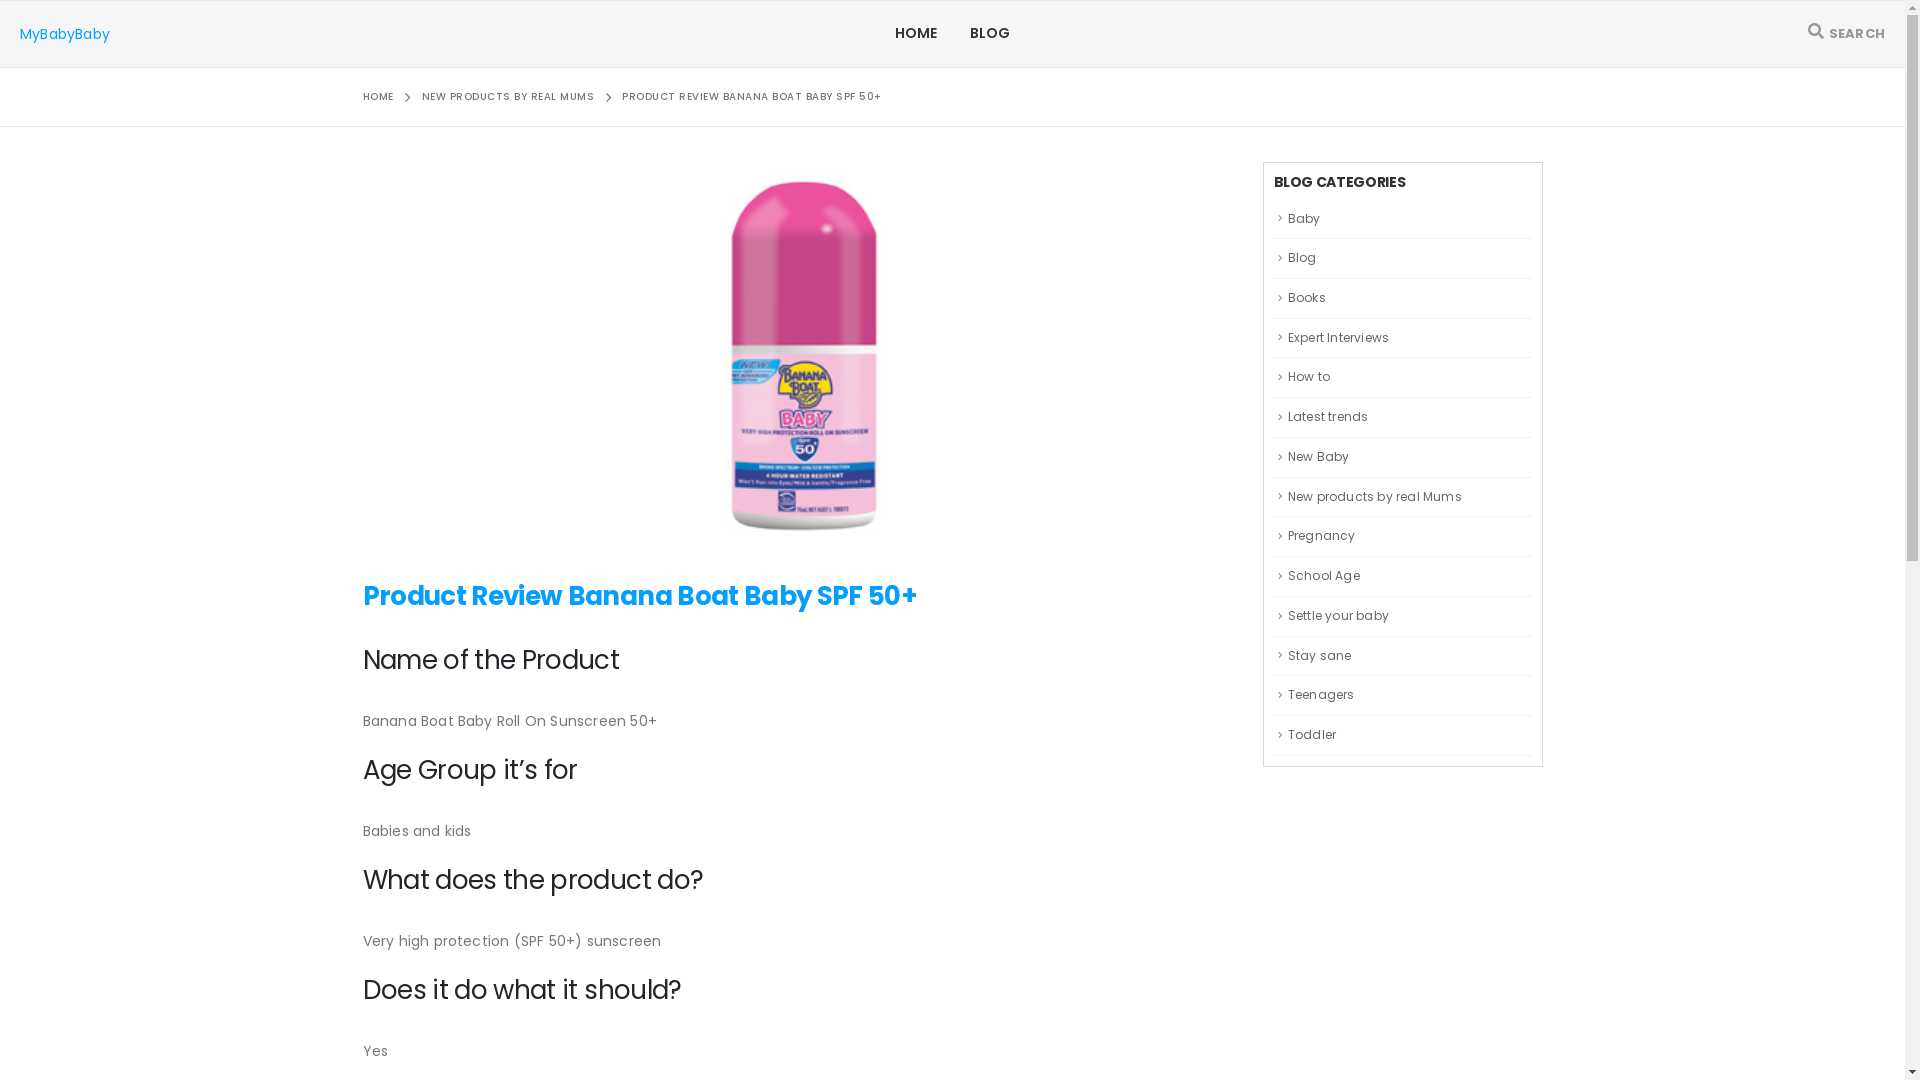 The width and height of the screenshot is (1920, 1080). Describe the element at coordinates (953, 33) in the screenshot. I see `'BLOG'` at that location.